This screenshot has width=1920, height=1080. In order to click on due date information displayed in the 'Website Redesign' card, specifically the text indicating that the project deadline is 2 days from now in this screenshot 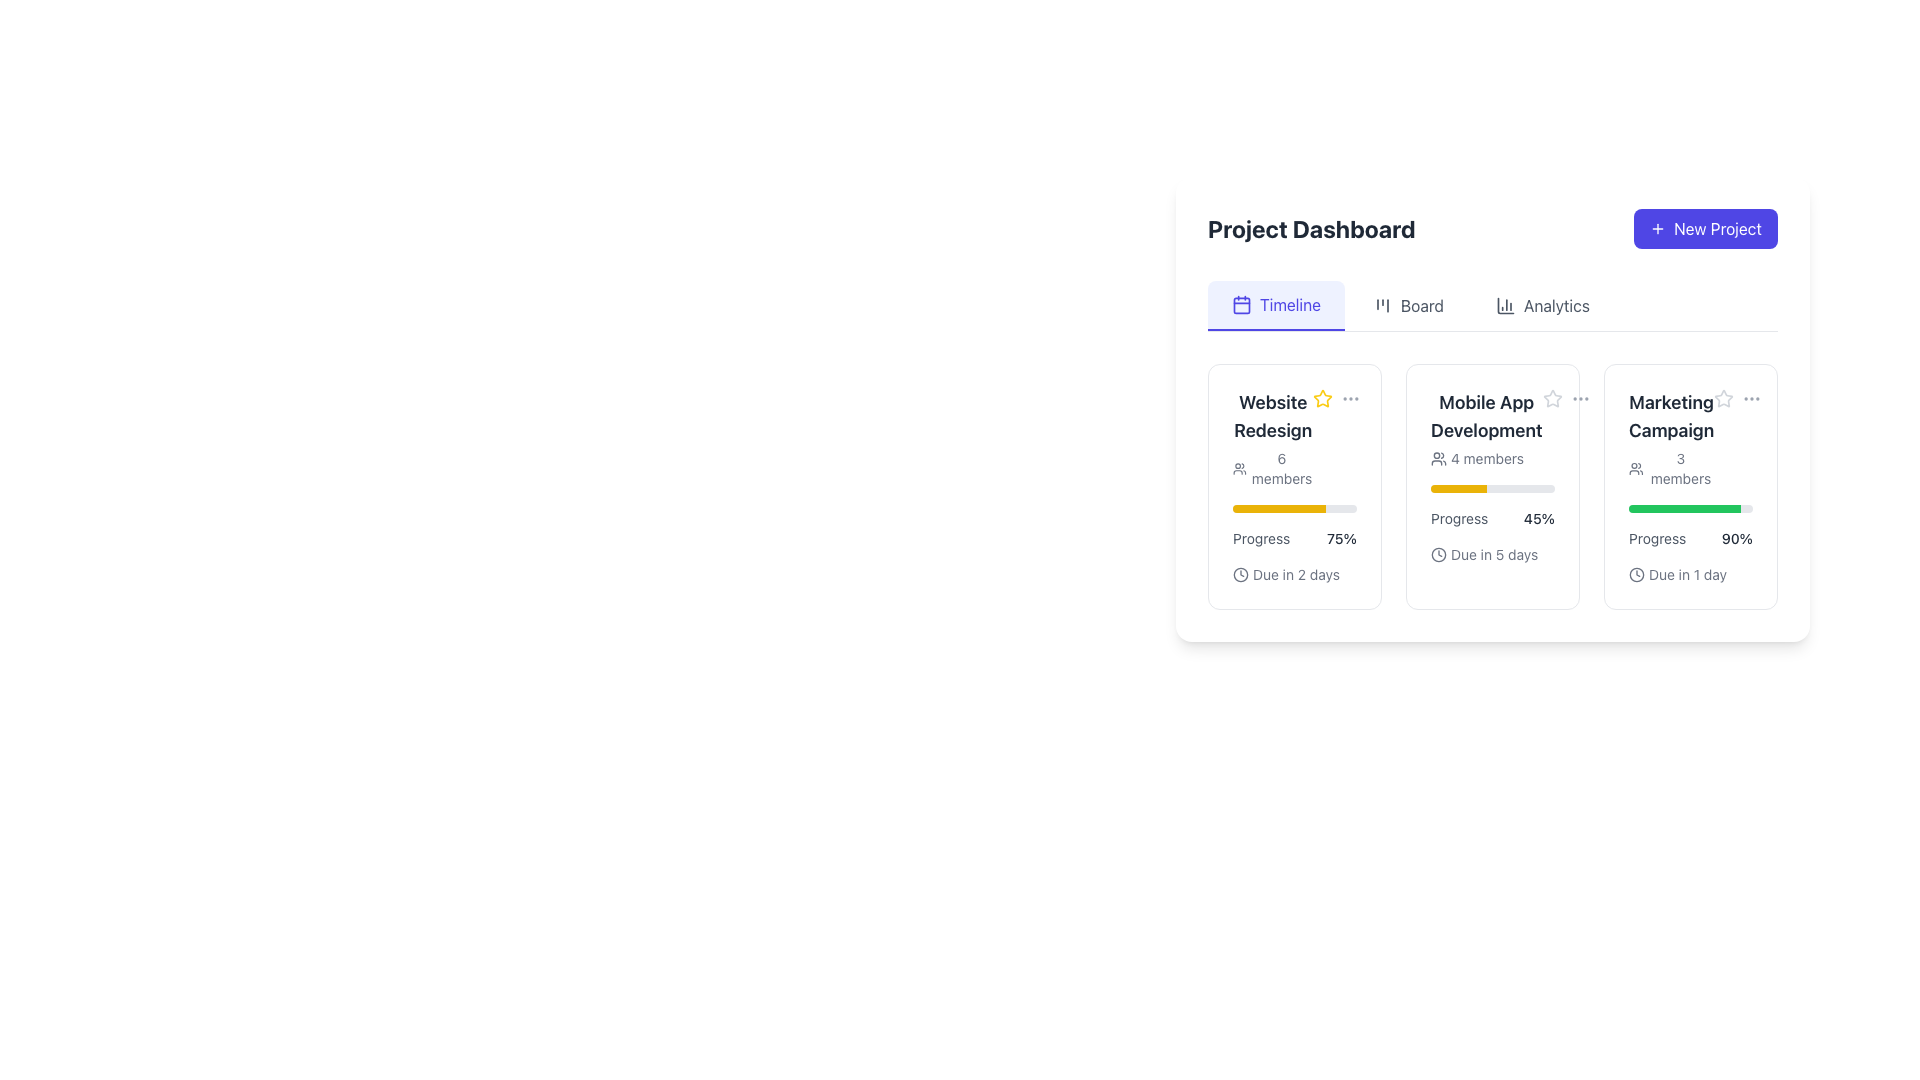, I will do `click(1295, 574)`.